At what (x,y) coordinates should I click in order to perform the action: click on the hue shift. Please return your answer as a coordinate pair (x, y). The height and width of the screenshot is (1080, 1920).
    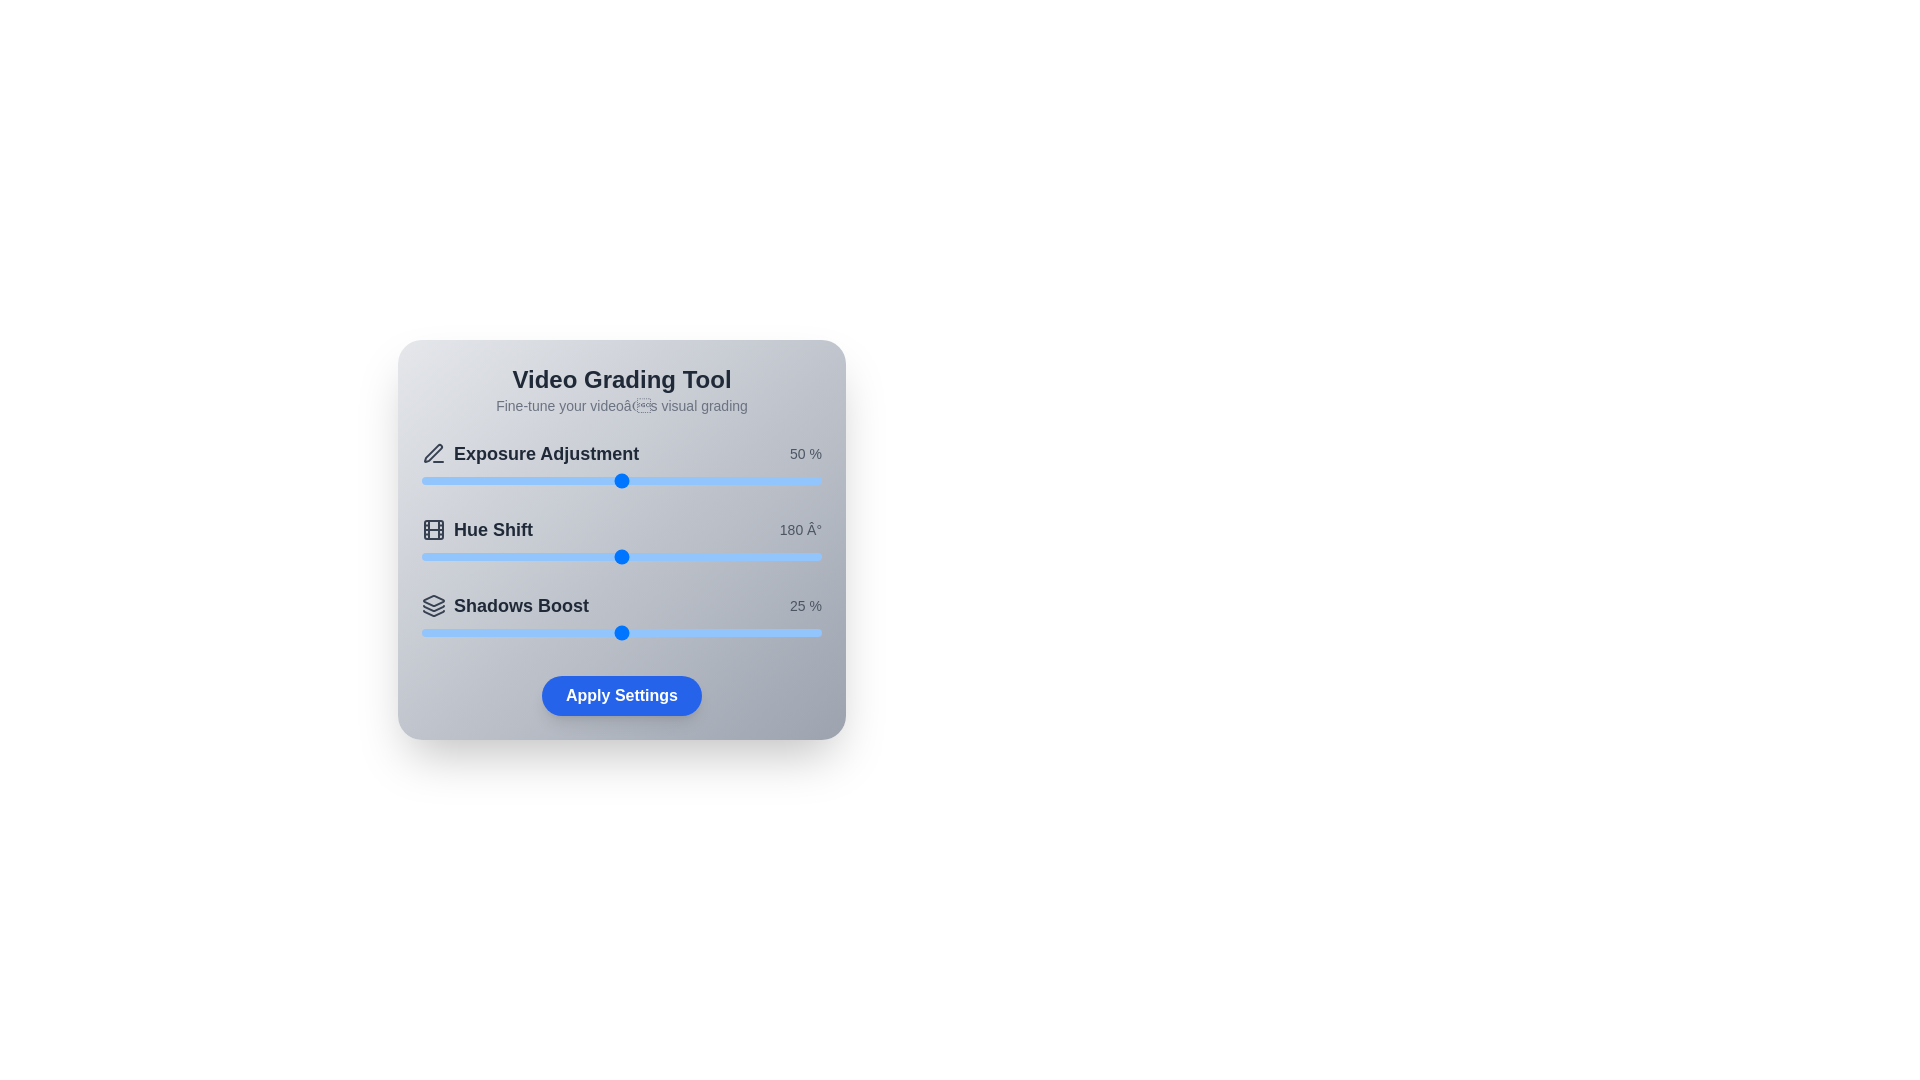
    Looking at the image, I should click on (778, 556).